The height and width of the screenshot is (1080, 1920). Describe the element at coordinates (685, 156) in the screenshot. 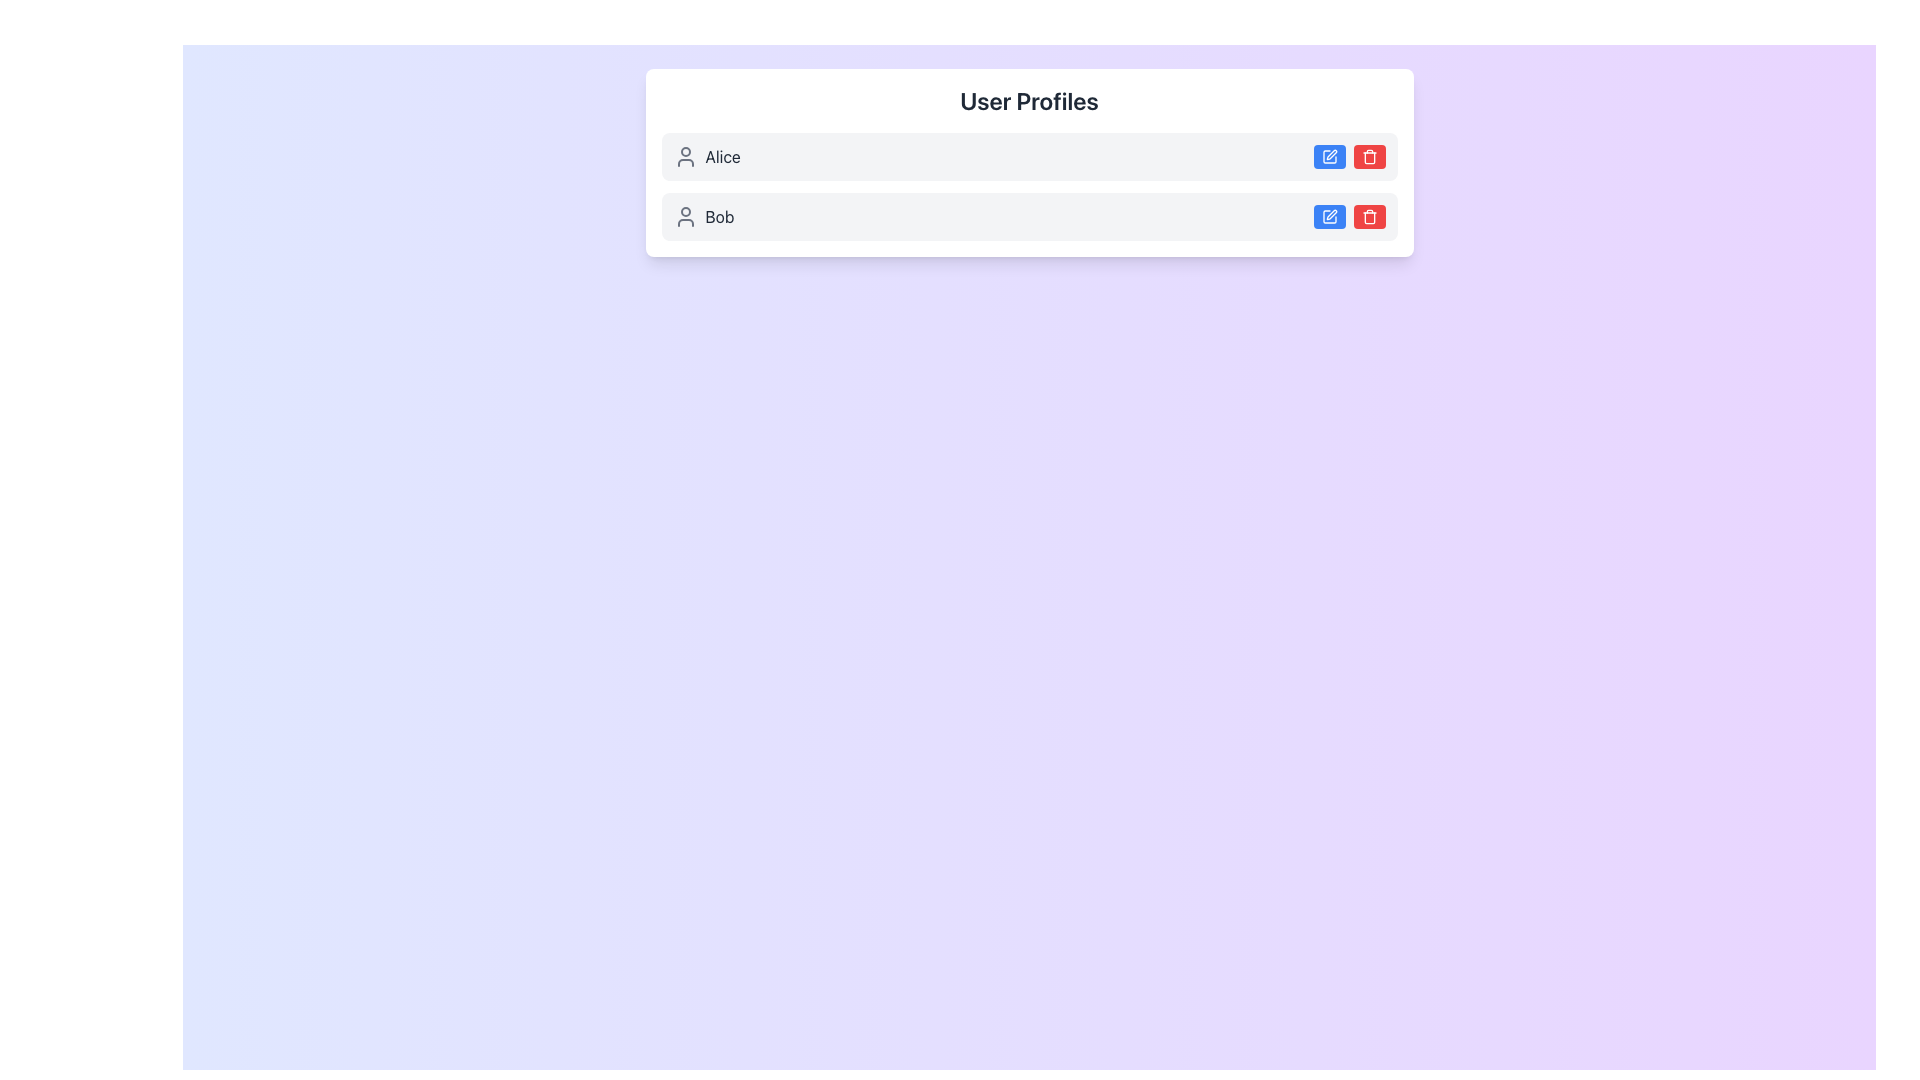

I see `the user profile icon with a gray outline, located next` at that location.